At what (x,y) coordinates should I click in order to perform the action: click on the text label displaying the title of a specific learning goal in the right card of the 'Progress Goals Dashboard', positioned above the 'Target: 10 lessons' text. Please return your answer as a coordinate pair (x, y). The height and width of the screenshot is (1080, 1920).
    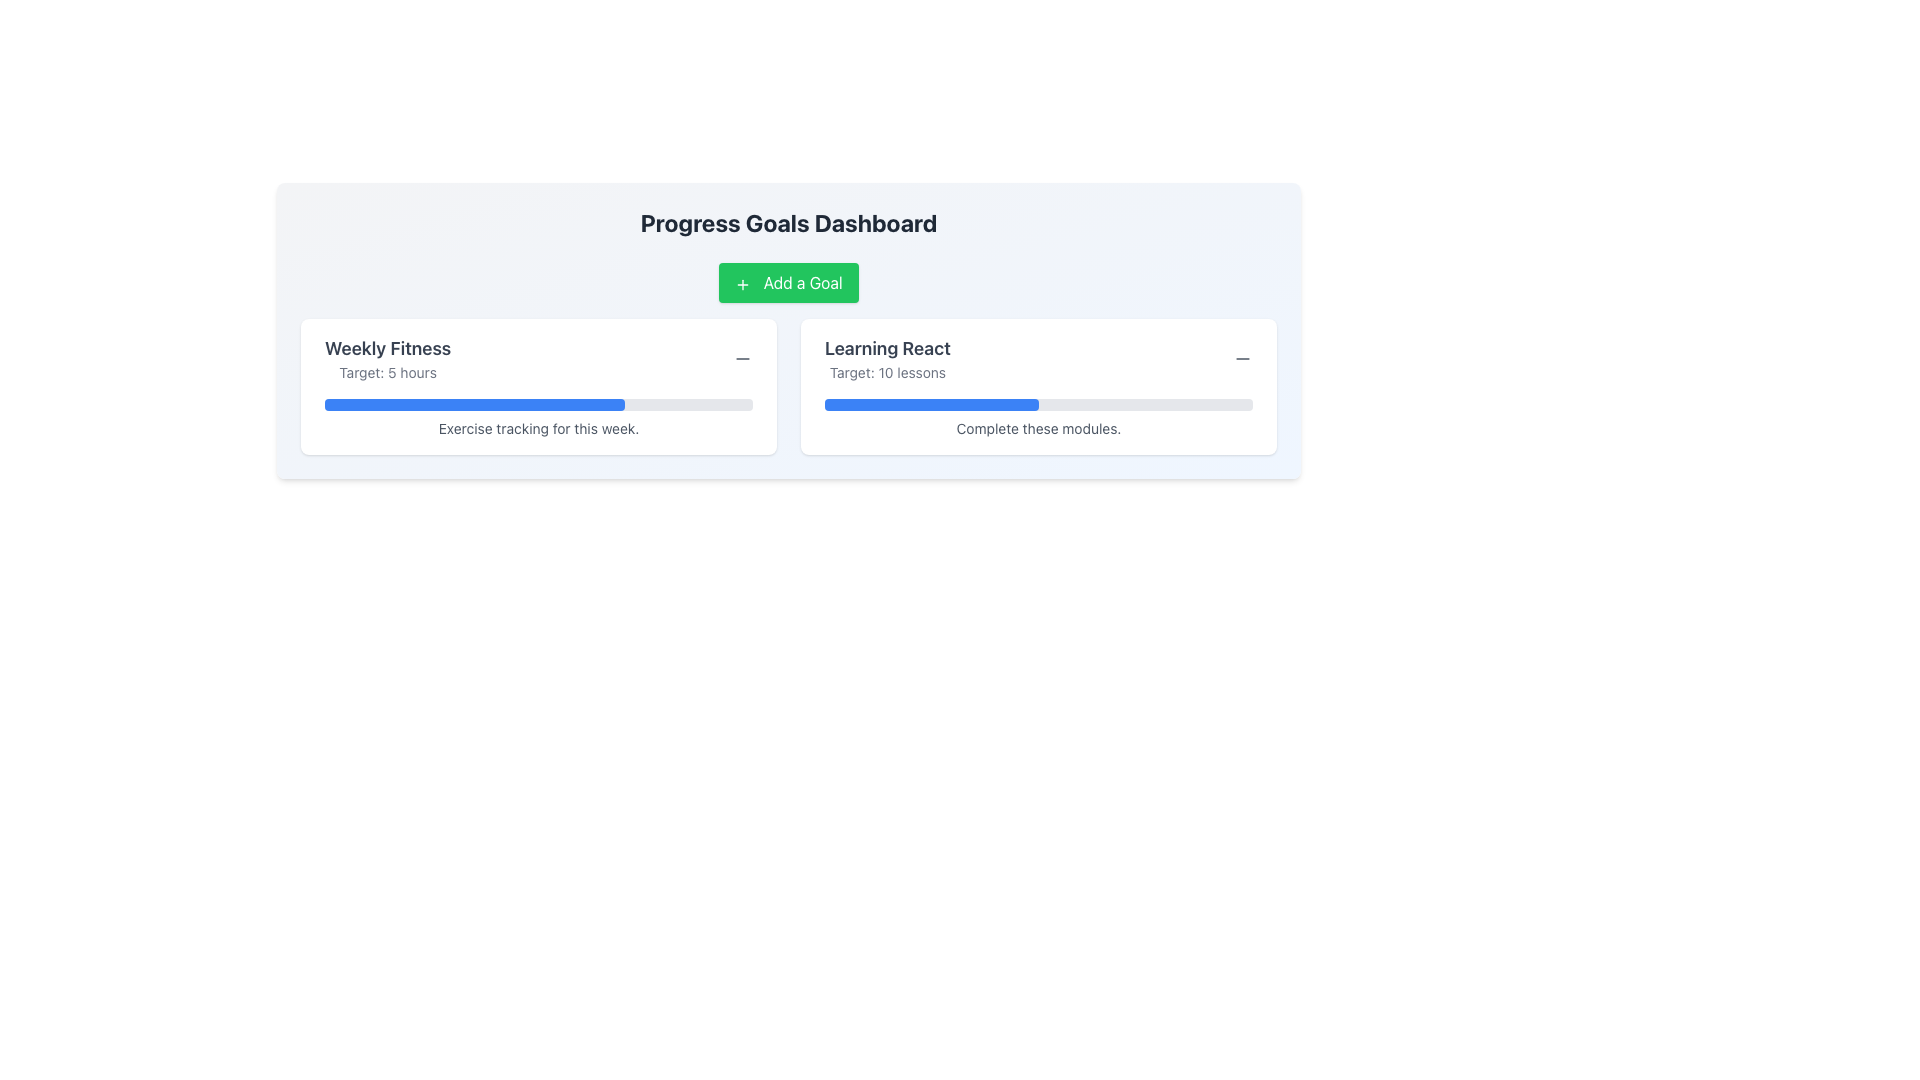
    Looking at the image, I should click on (887, 347).